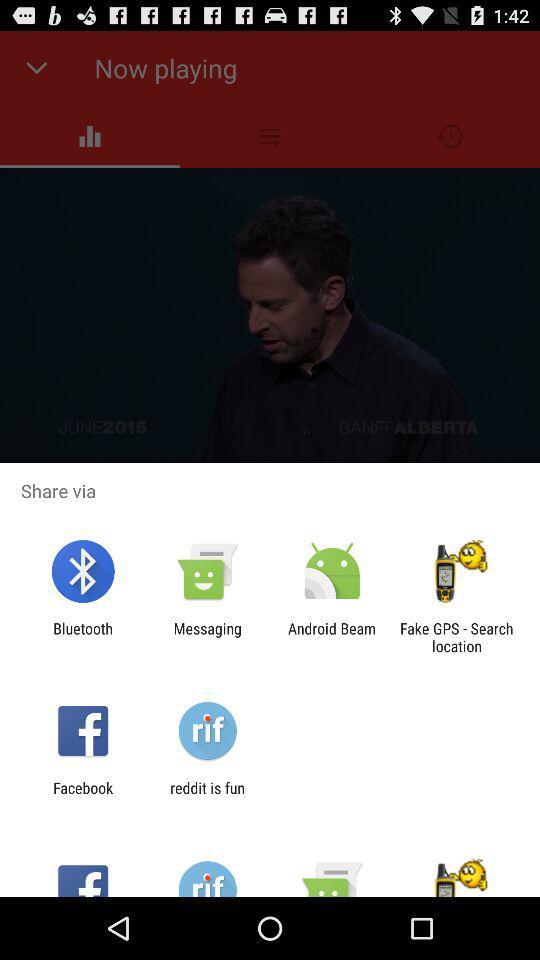  What do you see at coordinates (456, 636) in the screenshot?
I see `app next to android beam icon` at bounding box center [456, 636].